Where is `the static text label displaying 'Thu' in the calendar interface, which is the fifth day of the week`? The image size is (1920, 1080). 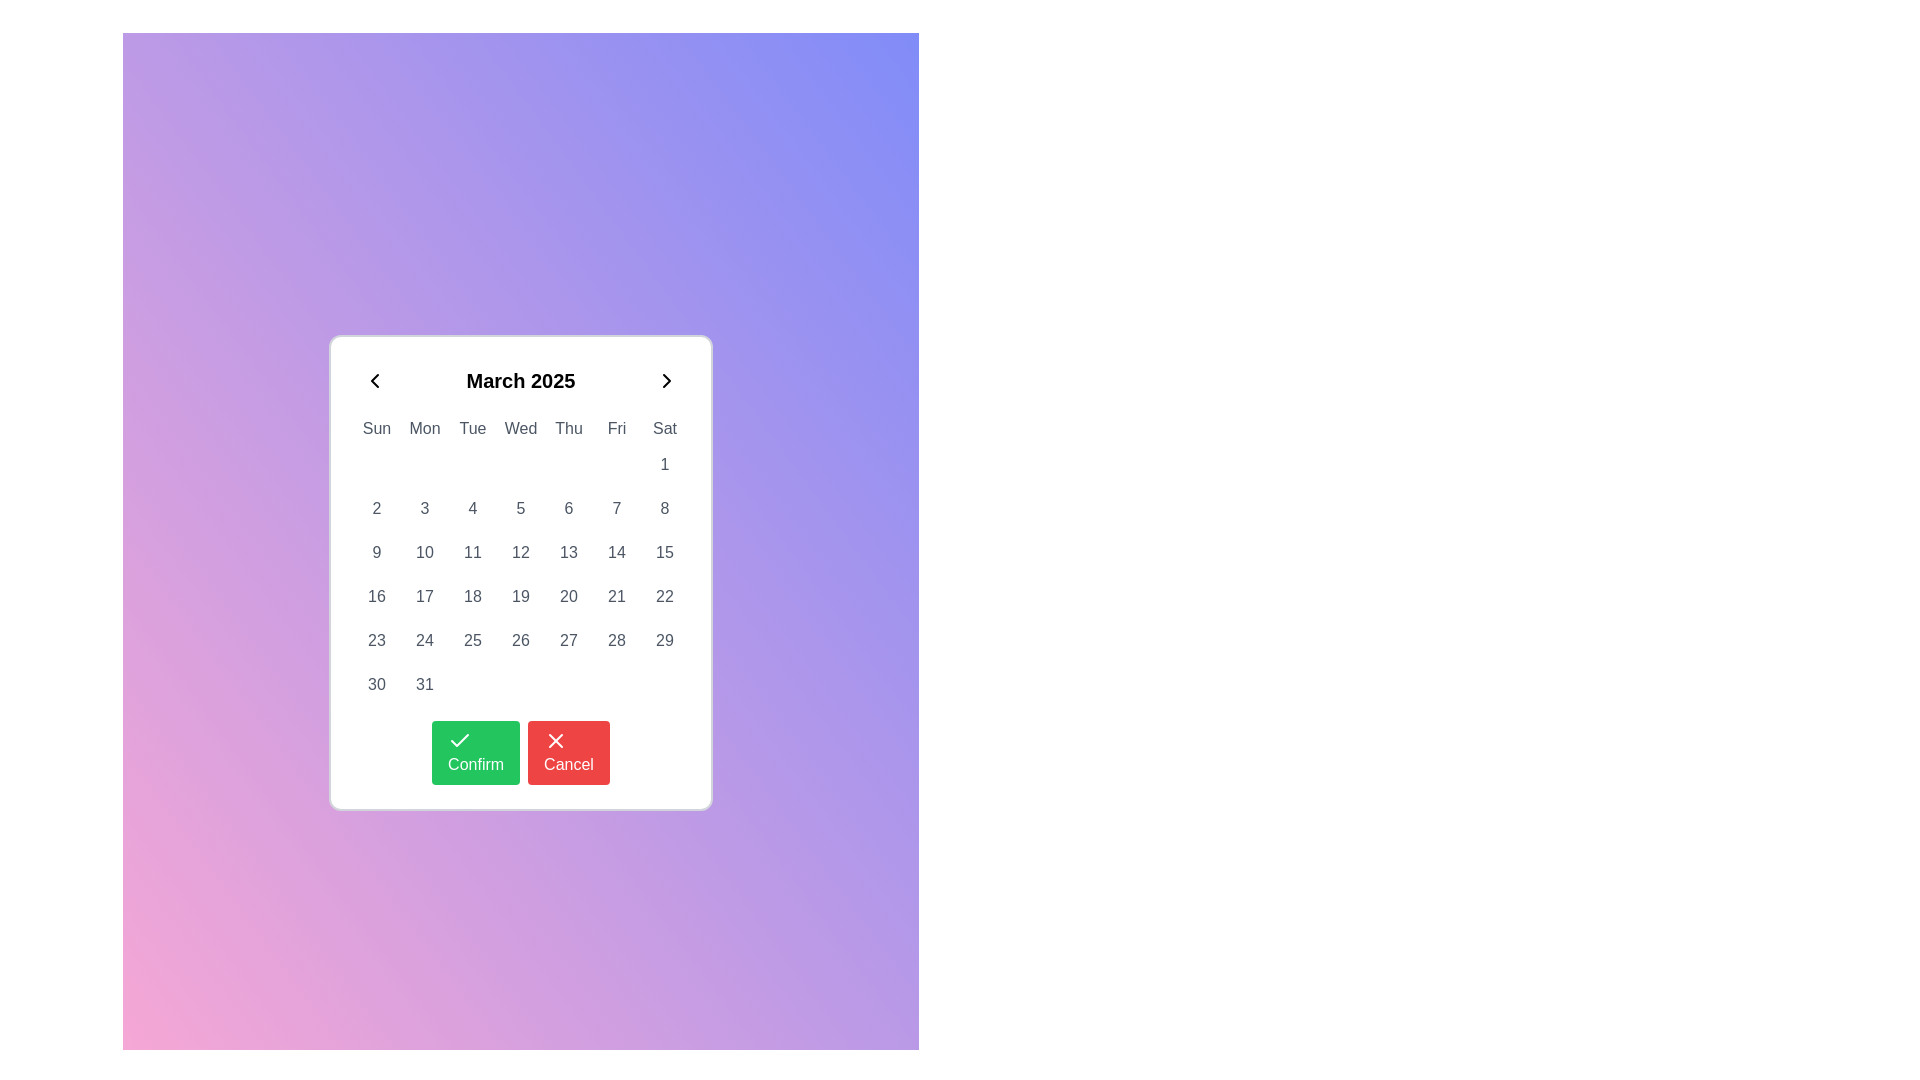
the static text label displaying 'Thu' in the calendar interface, which is the fifth day of the week is located at coordinates (568, 427).